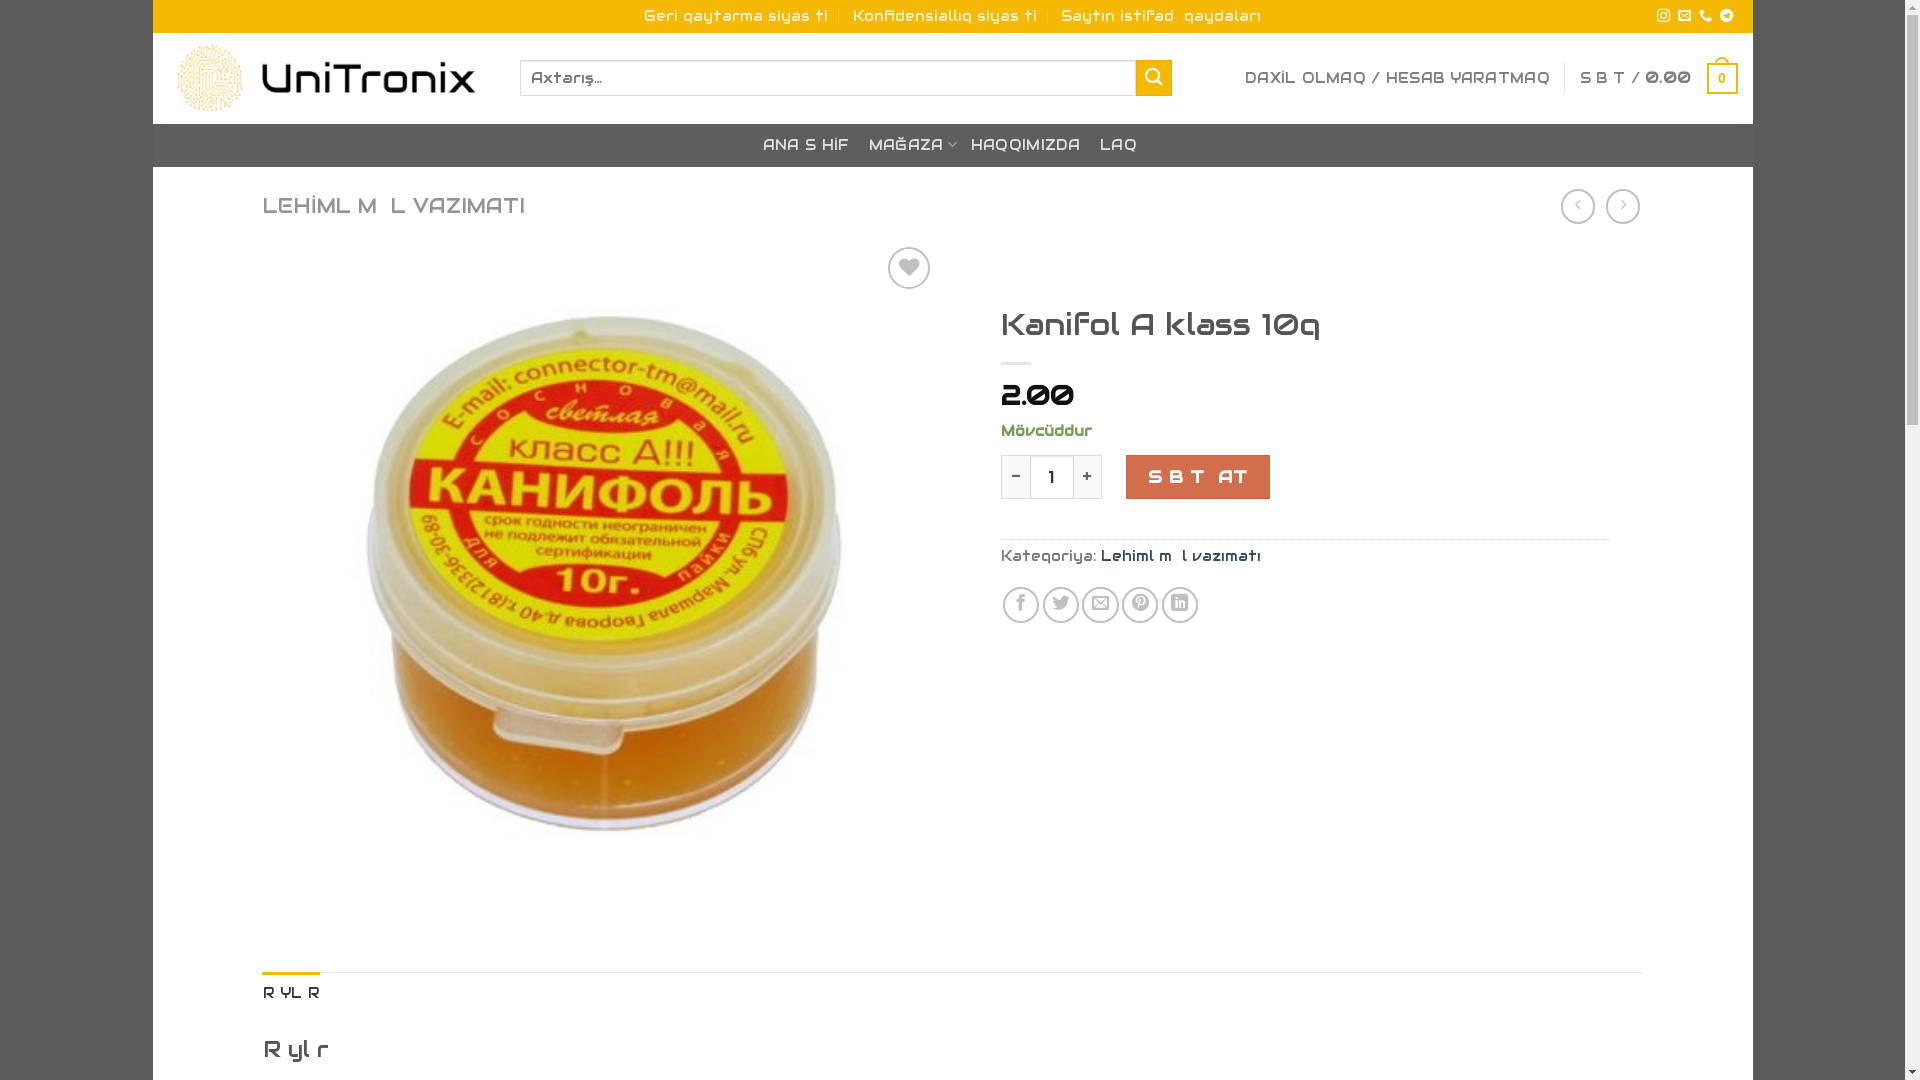 This screenshot has height=1080, width=1920. What do you see at coordinates (1021, 604) in the screenshot?
I see `'Share on Facebook'` at bounding box center [1021, 604].